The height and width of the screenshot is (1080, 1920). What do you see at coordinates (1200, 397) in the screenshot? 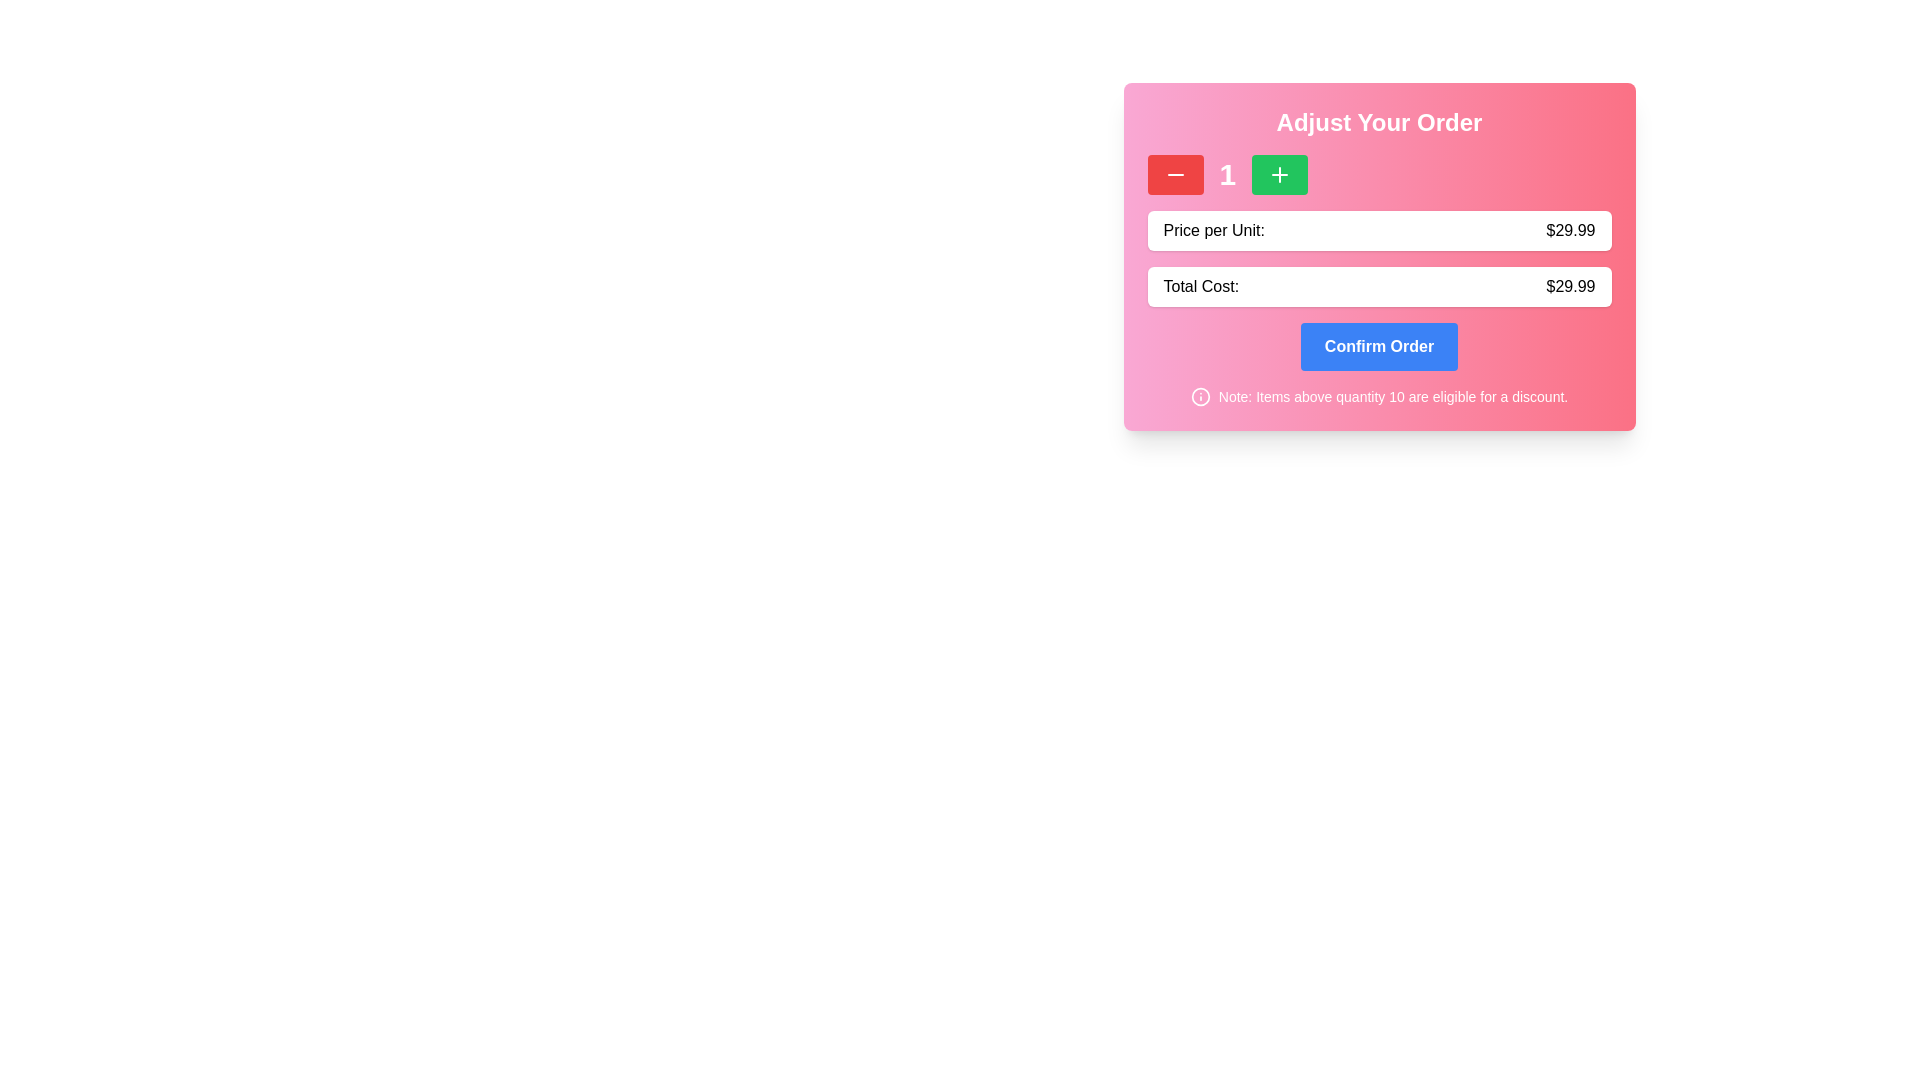
I see `the small circular information icon with a lowercase 'i' symbol, positioned to the left of the 'Note: Items above quantity 10 are eligible for a discount.' text, at the bottom of the 'Adjust Your Order' card` at bounding box center [1200, 397].